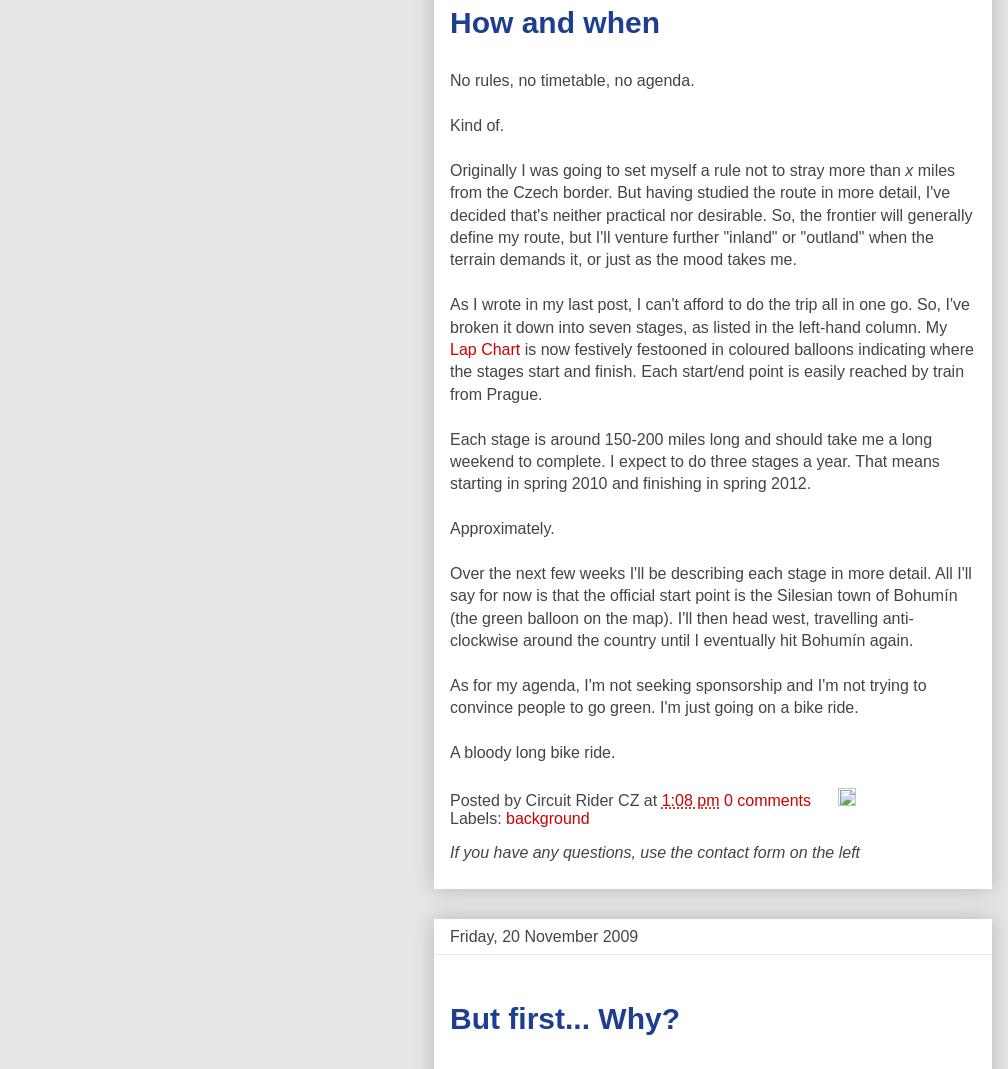 Image resolution: width=1008 pixels, height=1069 pixels. Describe the element at coordinates (485, 348) in the screenshot. I see `'Lap Chart'` at that location.